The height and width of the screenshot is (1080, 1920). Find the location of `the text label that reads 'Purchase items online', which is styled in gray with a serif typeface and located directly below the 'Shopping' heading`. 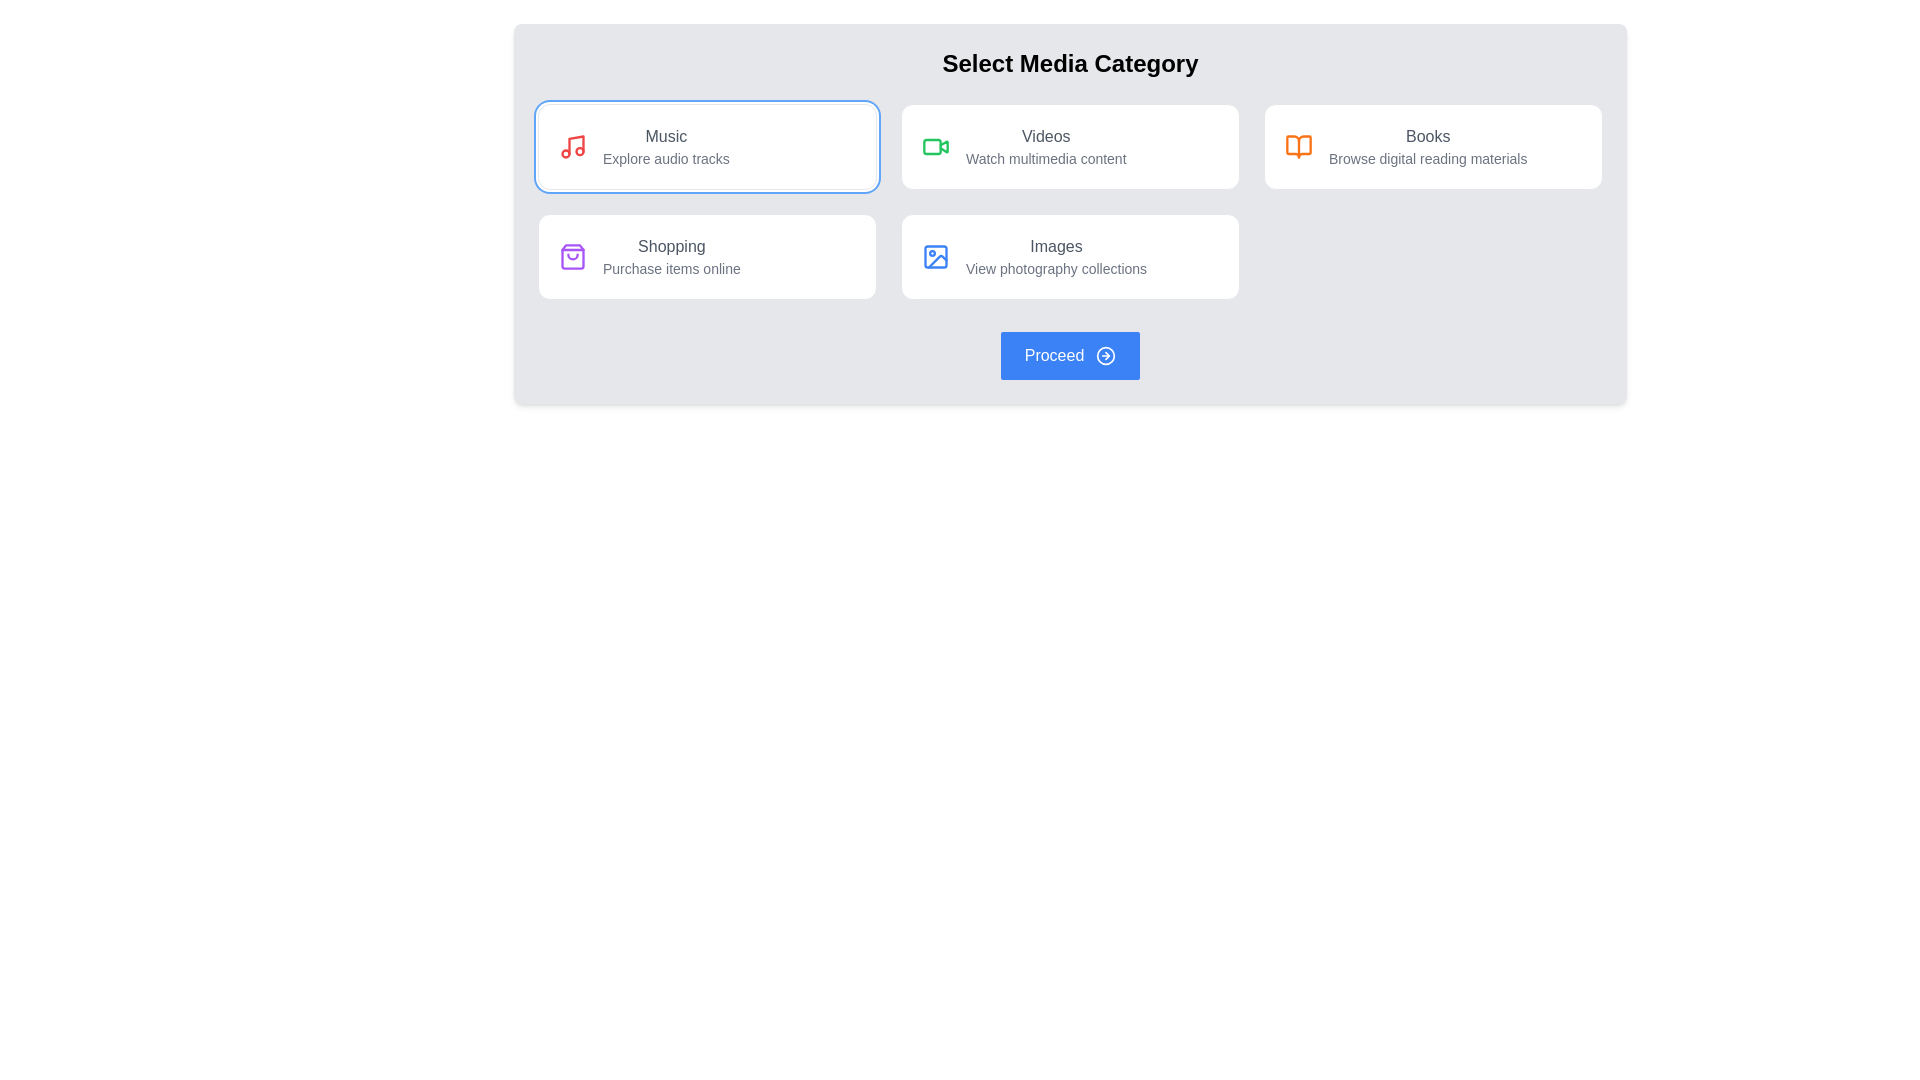

the text label that reads 'Purchase items online', which is styled in gray with a serif typeface and located directly below the 'Shopping' heading is located at coordinates (671, 268).